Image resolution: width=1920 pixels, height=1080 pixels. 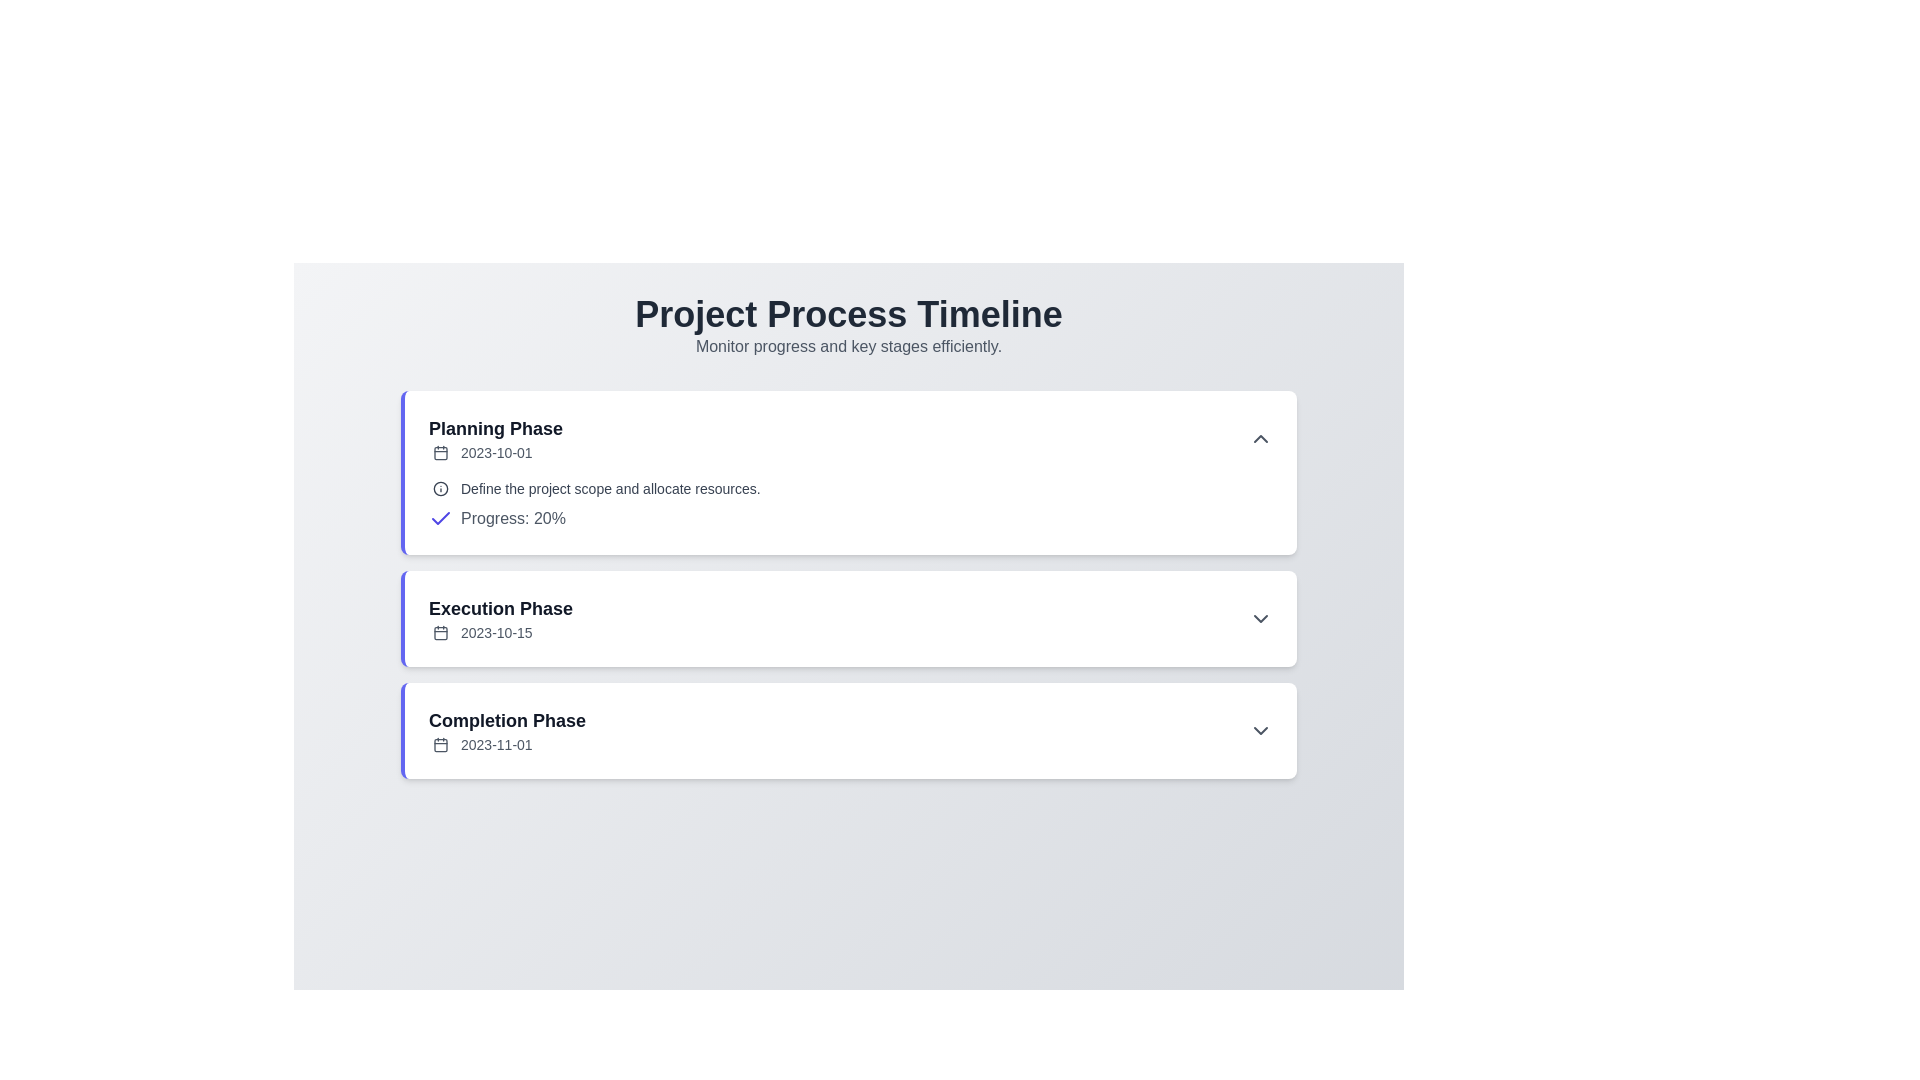 What do you see at coordinates (440, 489) in the screenshot?
I see `the icon located in the 'Planning Phase' section of the timeline interface` at bounding box center [440, 489].